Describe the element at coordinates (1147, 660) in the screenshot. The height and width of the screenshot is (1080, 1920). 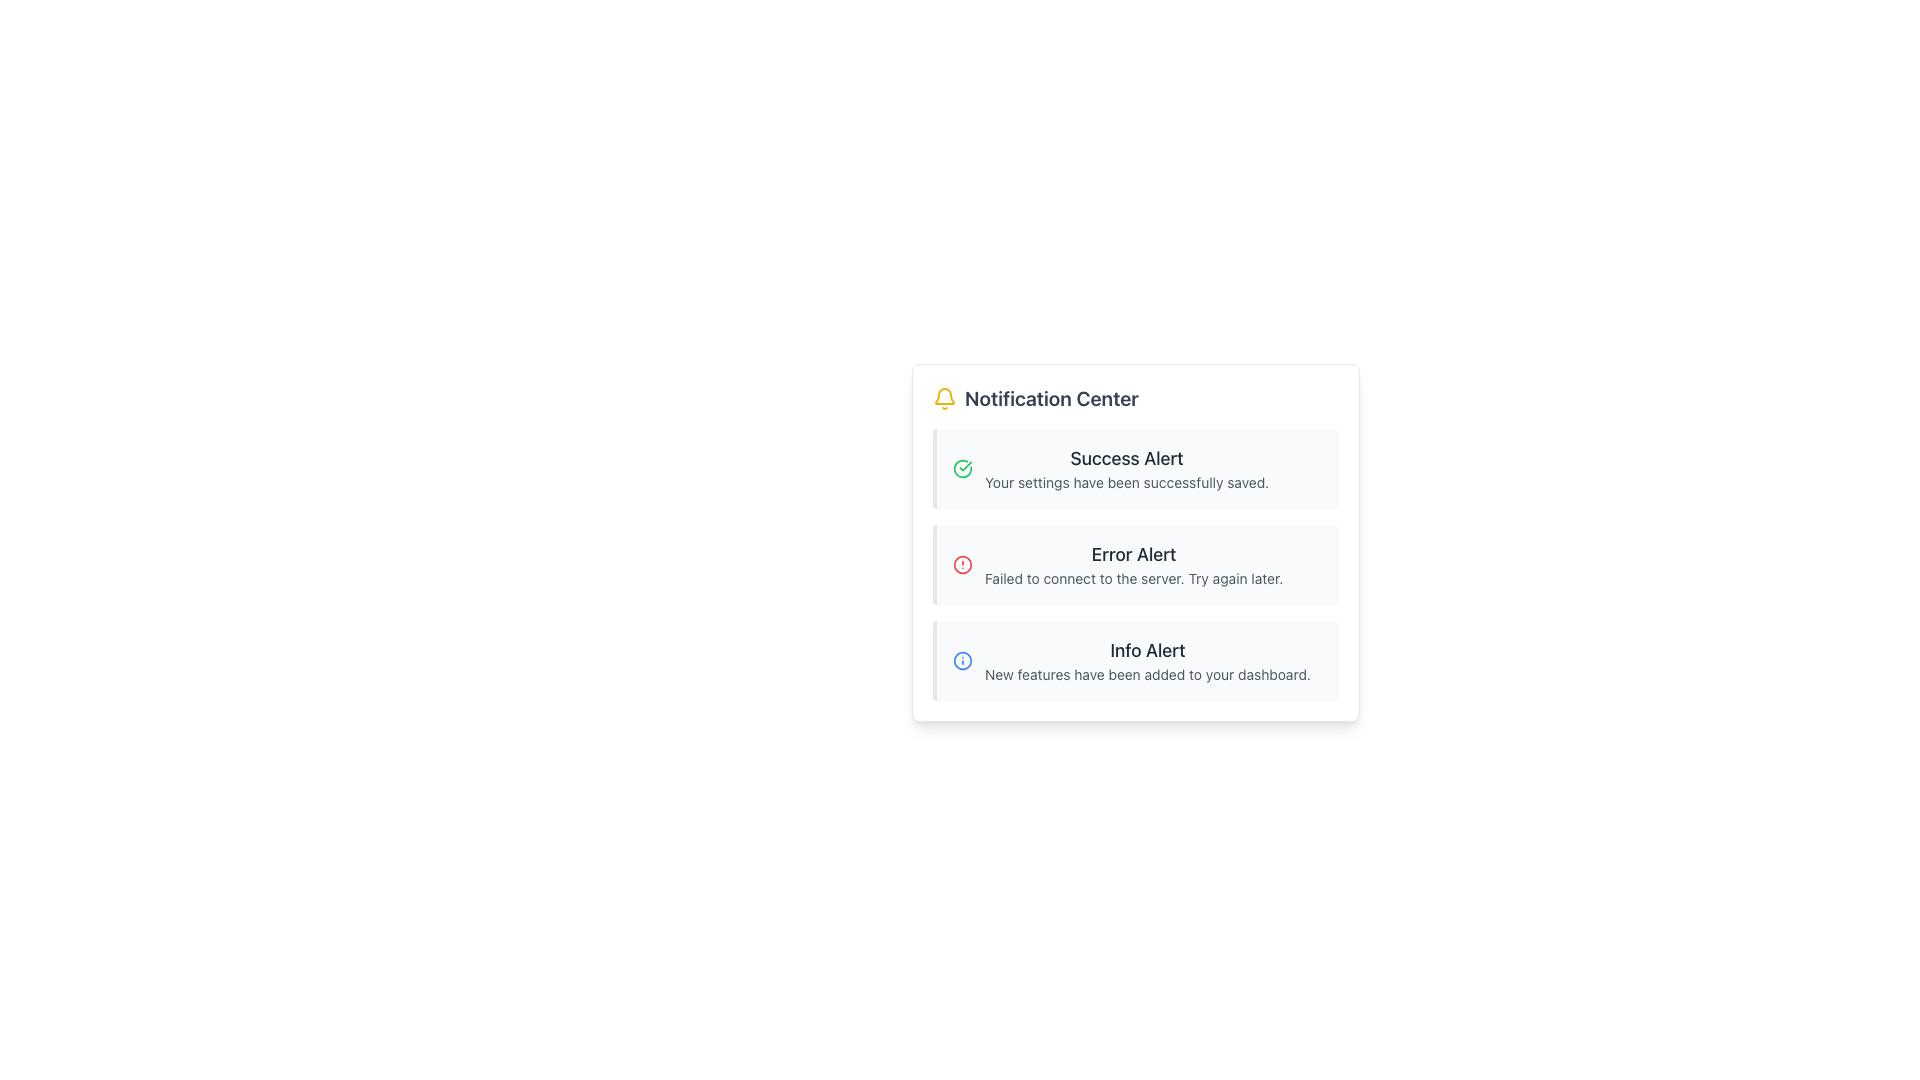
I see `the 'Info Alert' text-based notification in the Notification Center, which contains the title 'Info Alert' and explanatory text 'New features have been added to your dashboard.'` at that location.